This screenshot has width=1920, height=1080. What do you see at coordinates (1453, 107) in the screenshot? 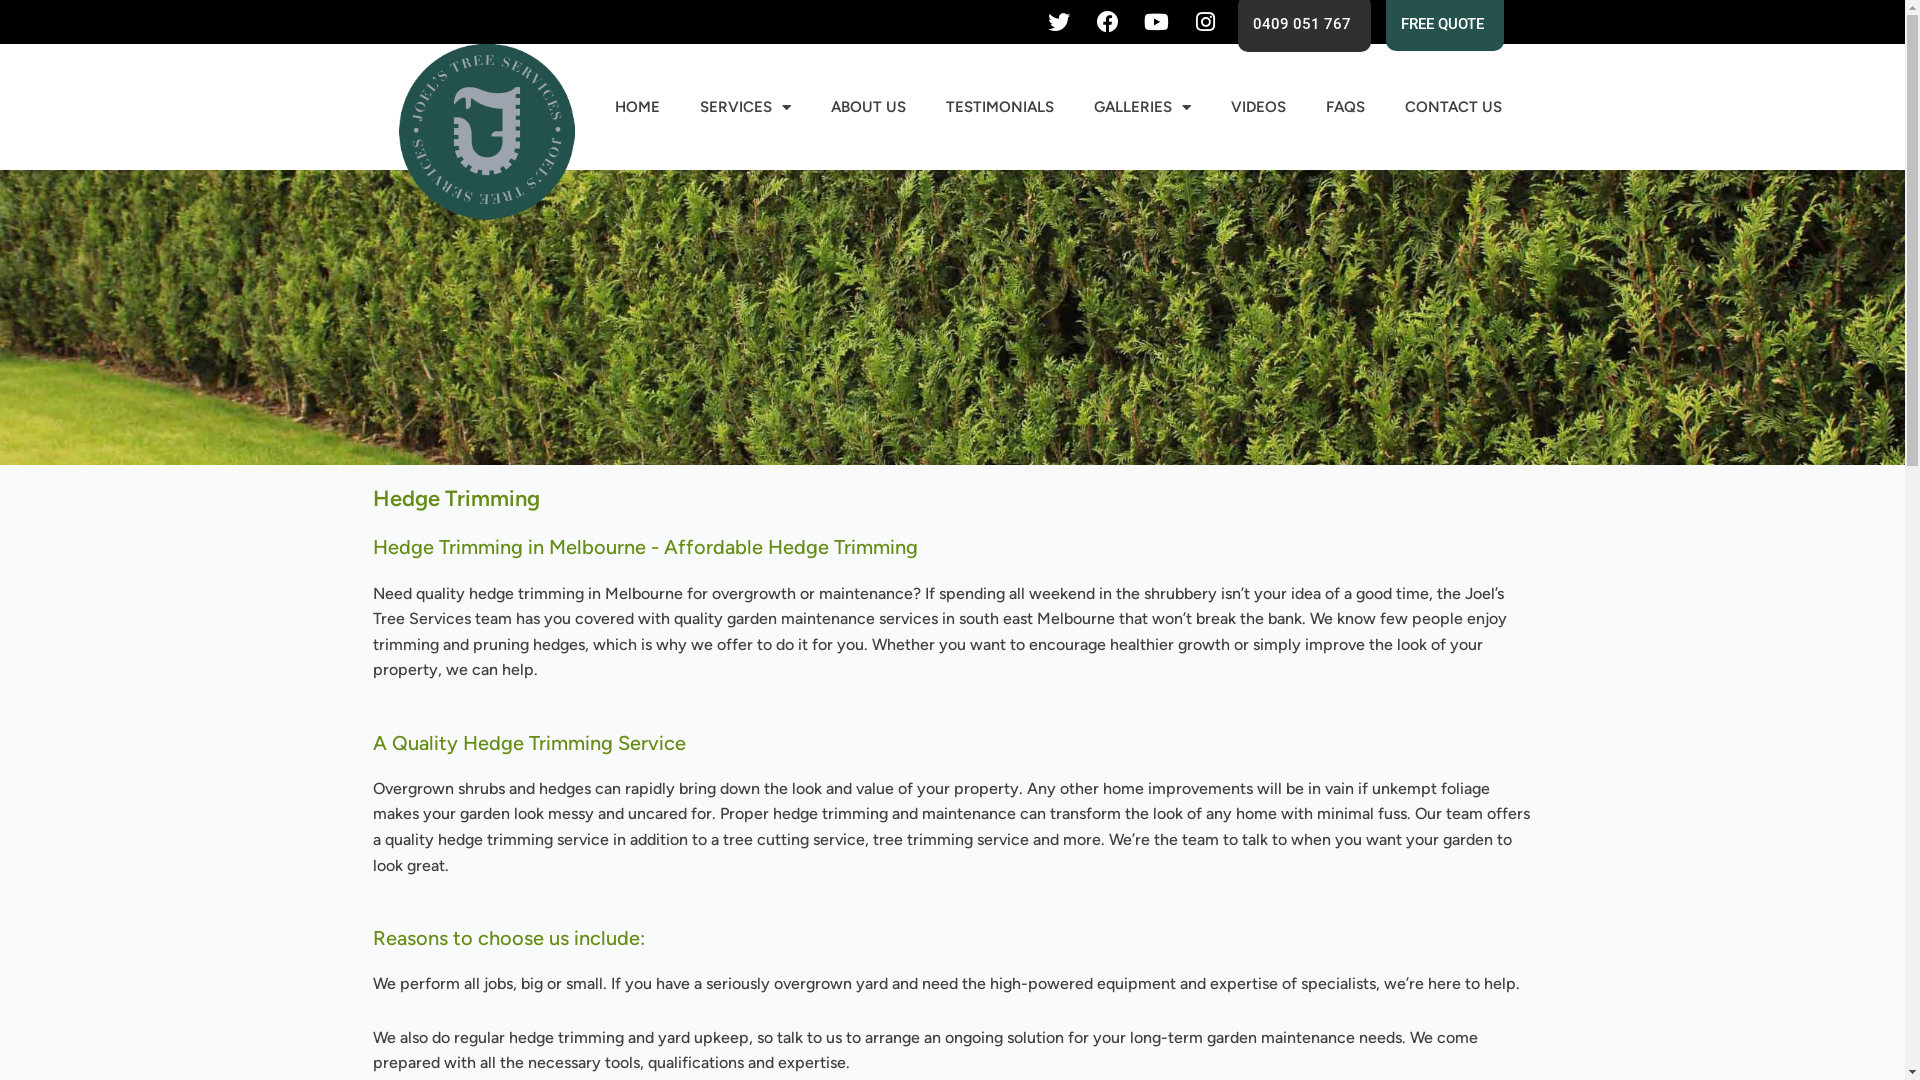
I see `'CONTACT US'` at bounding box center [1453, 107].